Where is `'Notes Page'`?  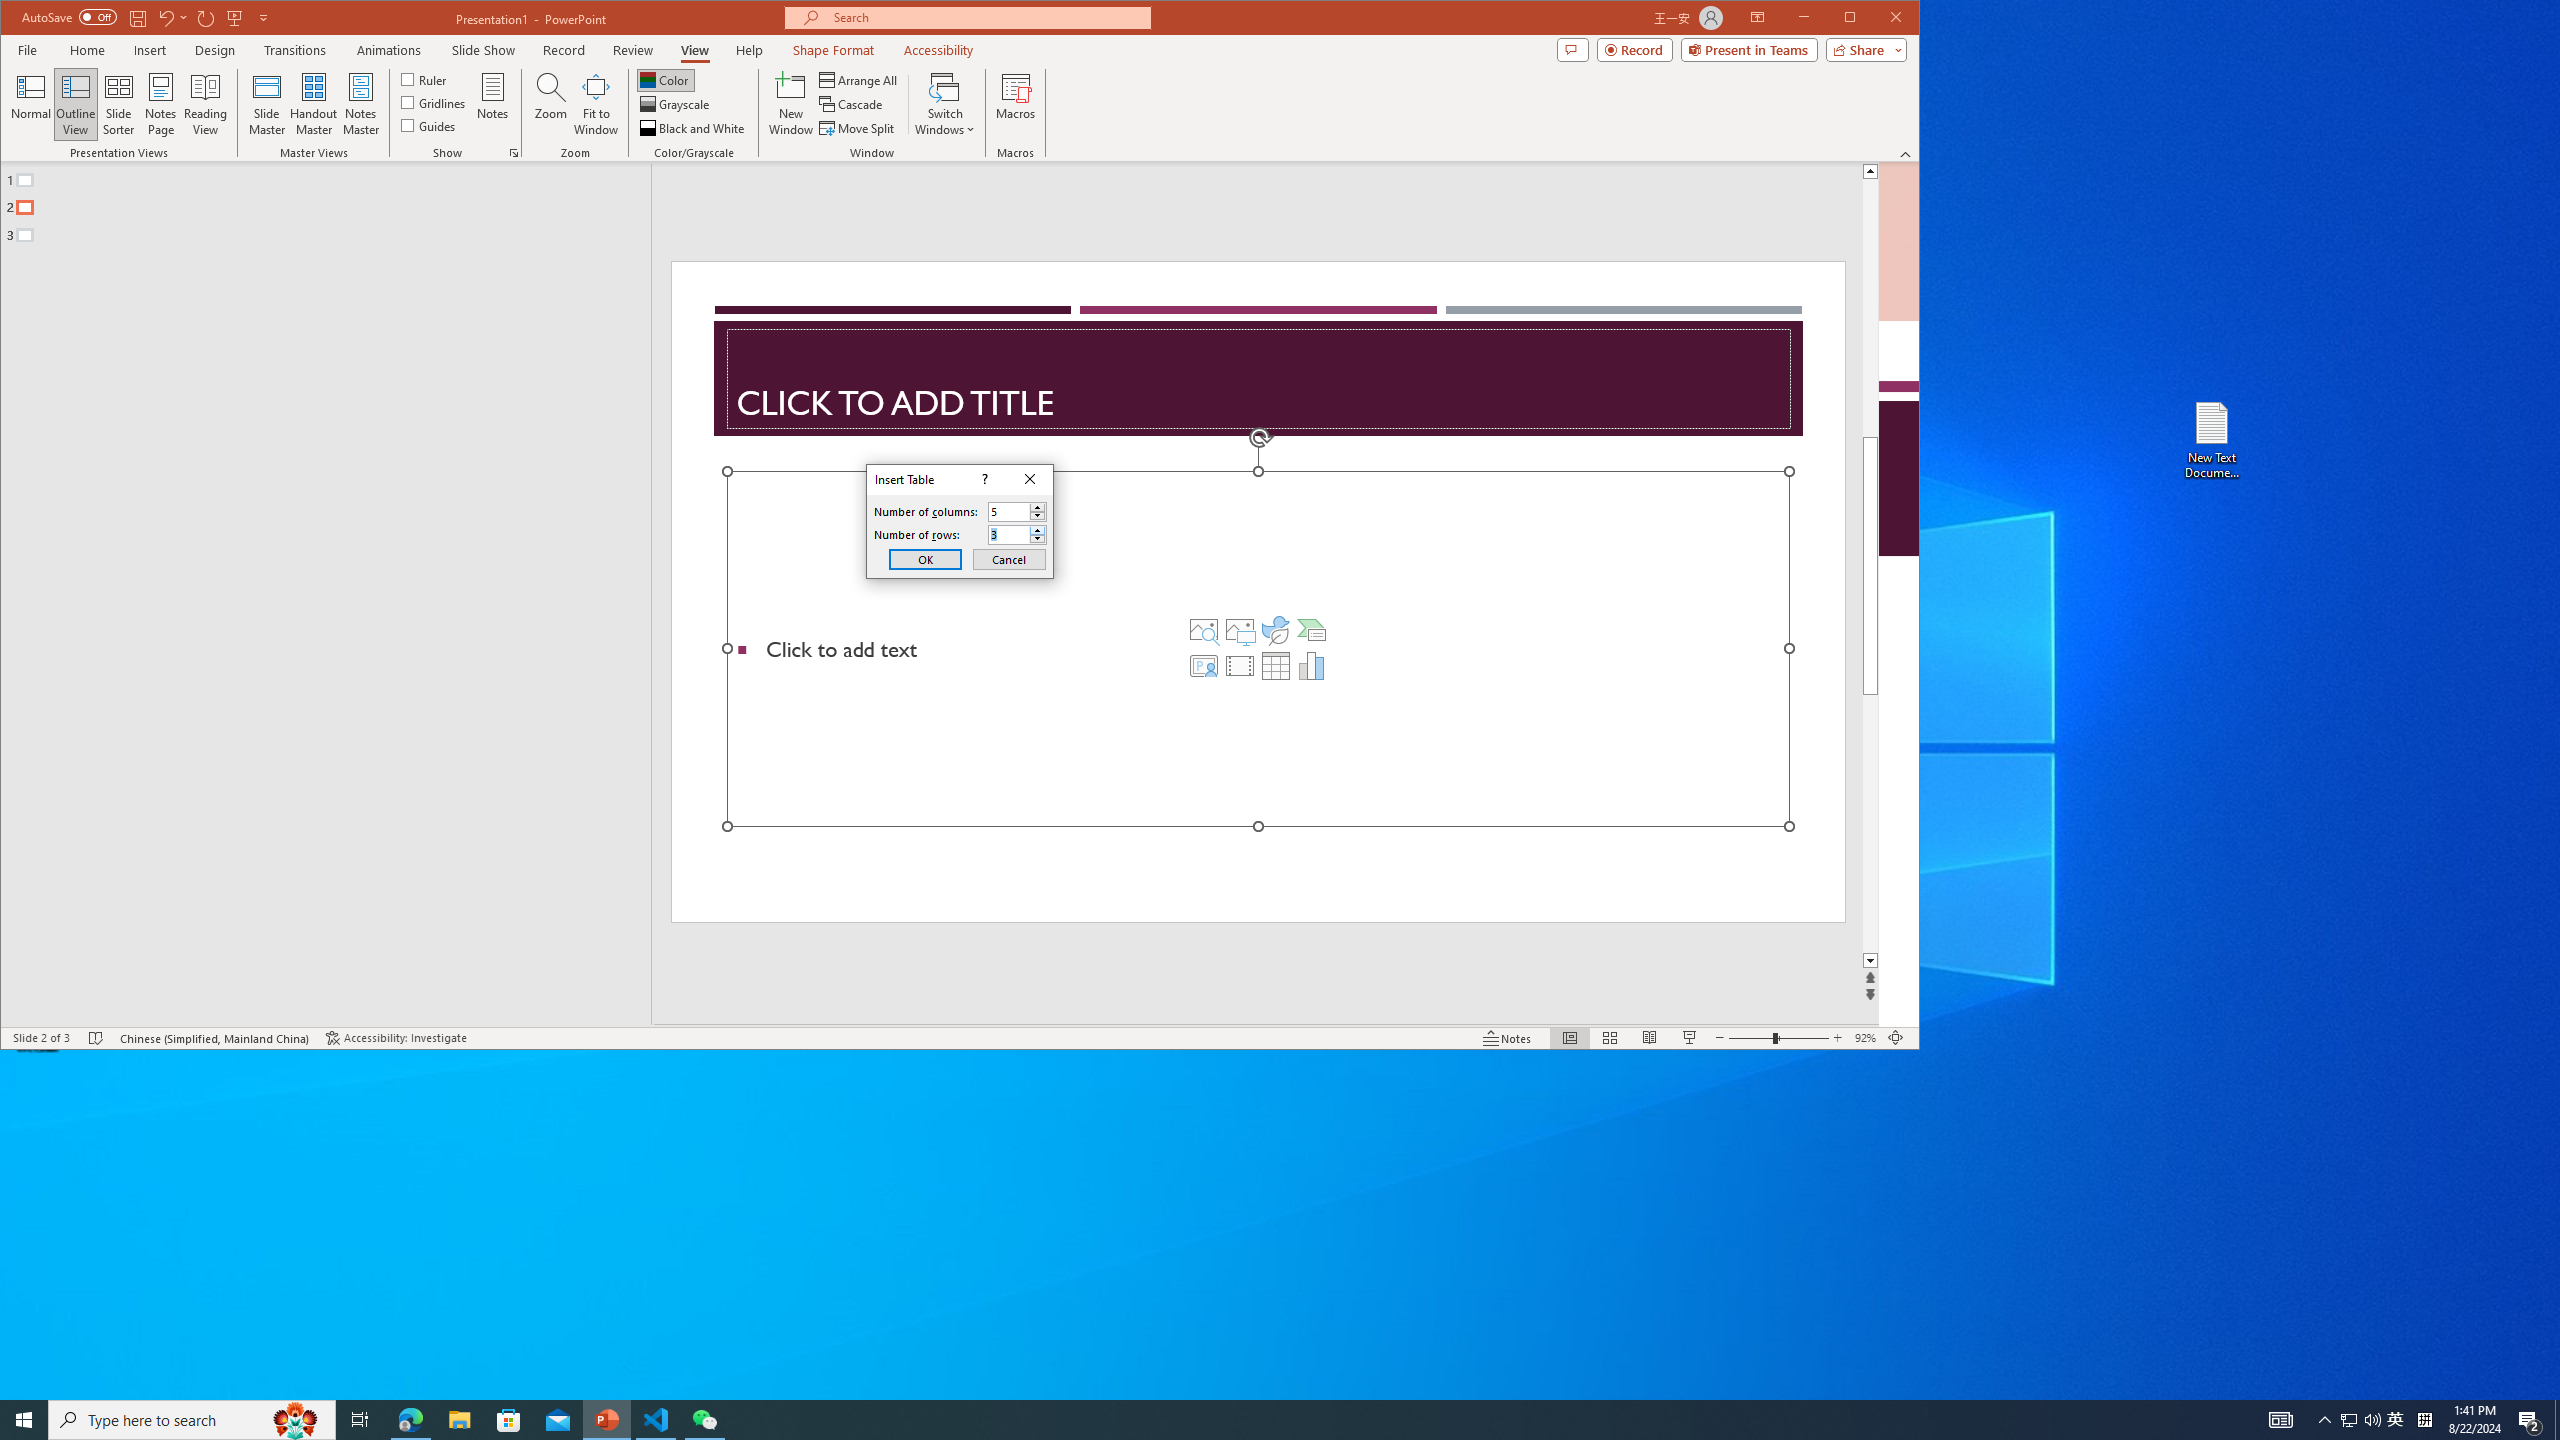
'Notes Page' is located at coordinates (160, 103).